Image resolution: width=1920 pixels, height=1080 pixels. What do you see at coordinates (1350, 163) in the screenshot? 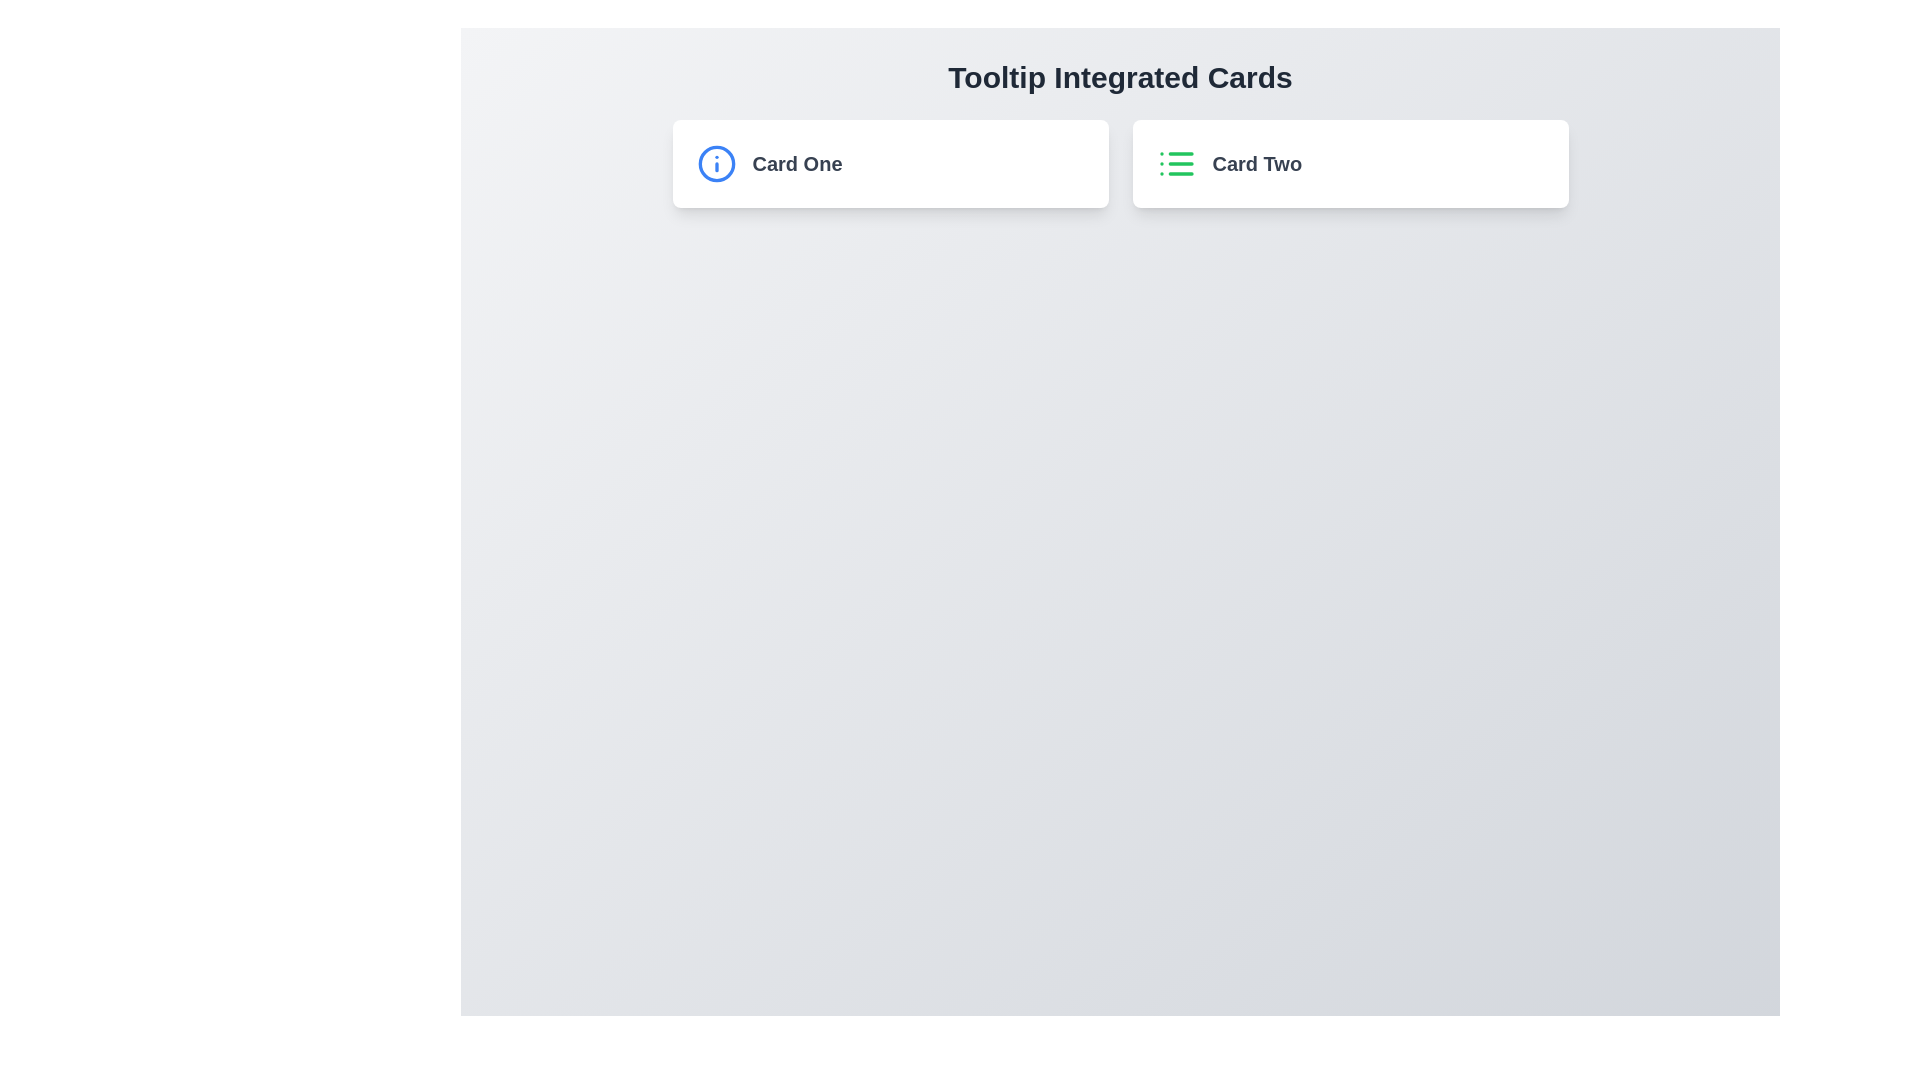
I see `the second card in the grid layout, labeled 'Card Two', which is positioned to the right of 'Card One'` at bounding box center [1350, 163].